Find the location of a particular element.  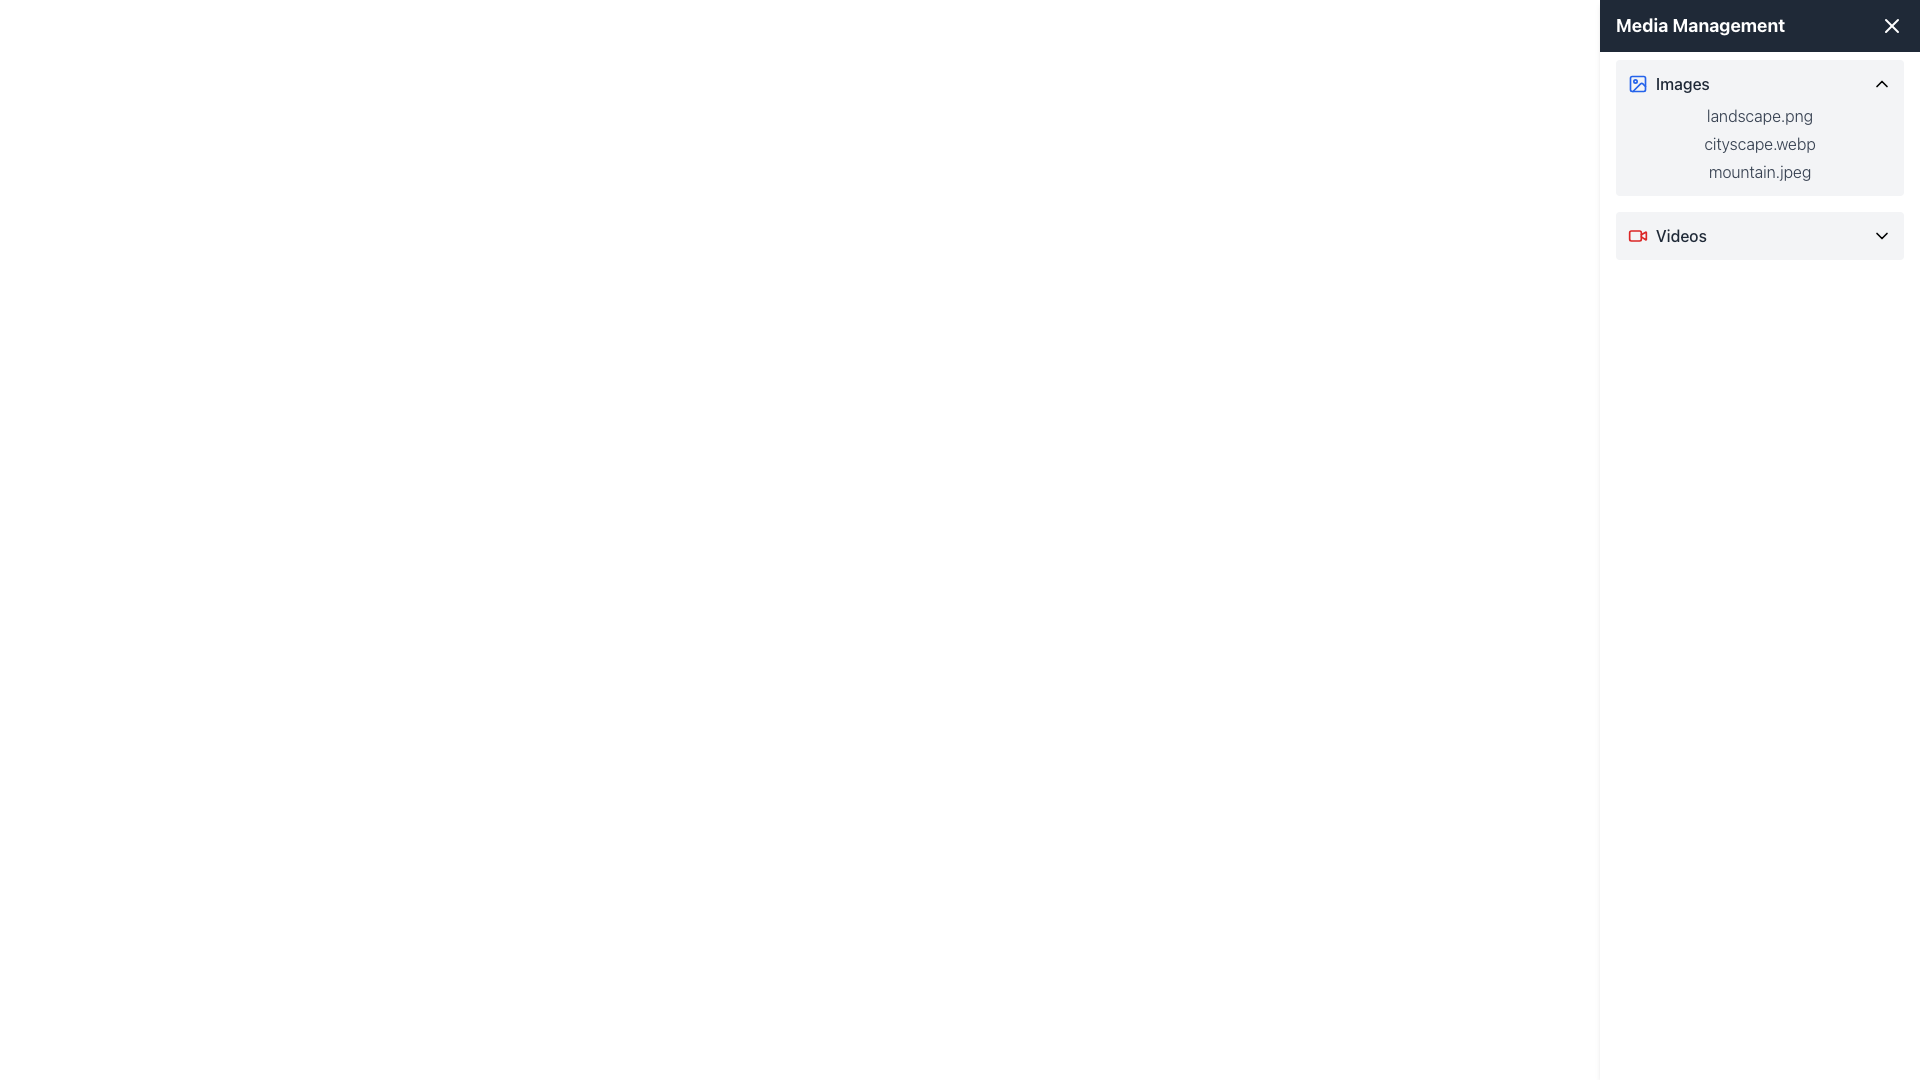

the 'Videos' navigation link in the sidebar, which features a red video camera icon and bold text is located at coordinates (1666, 234).